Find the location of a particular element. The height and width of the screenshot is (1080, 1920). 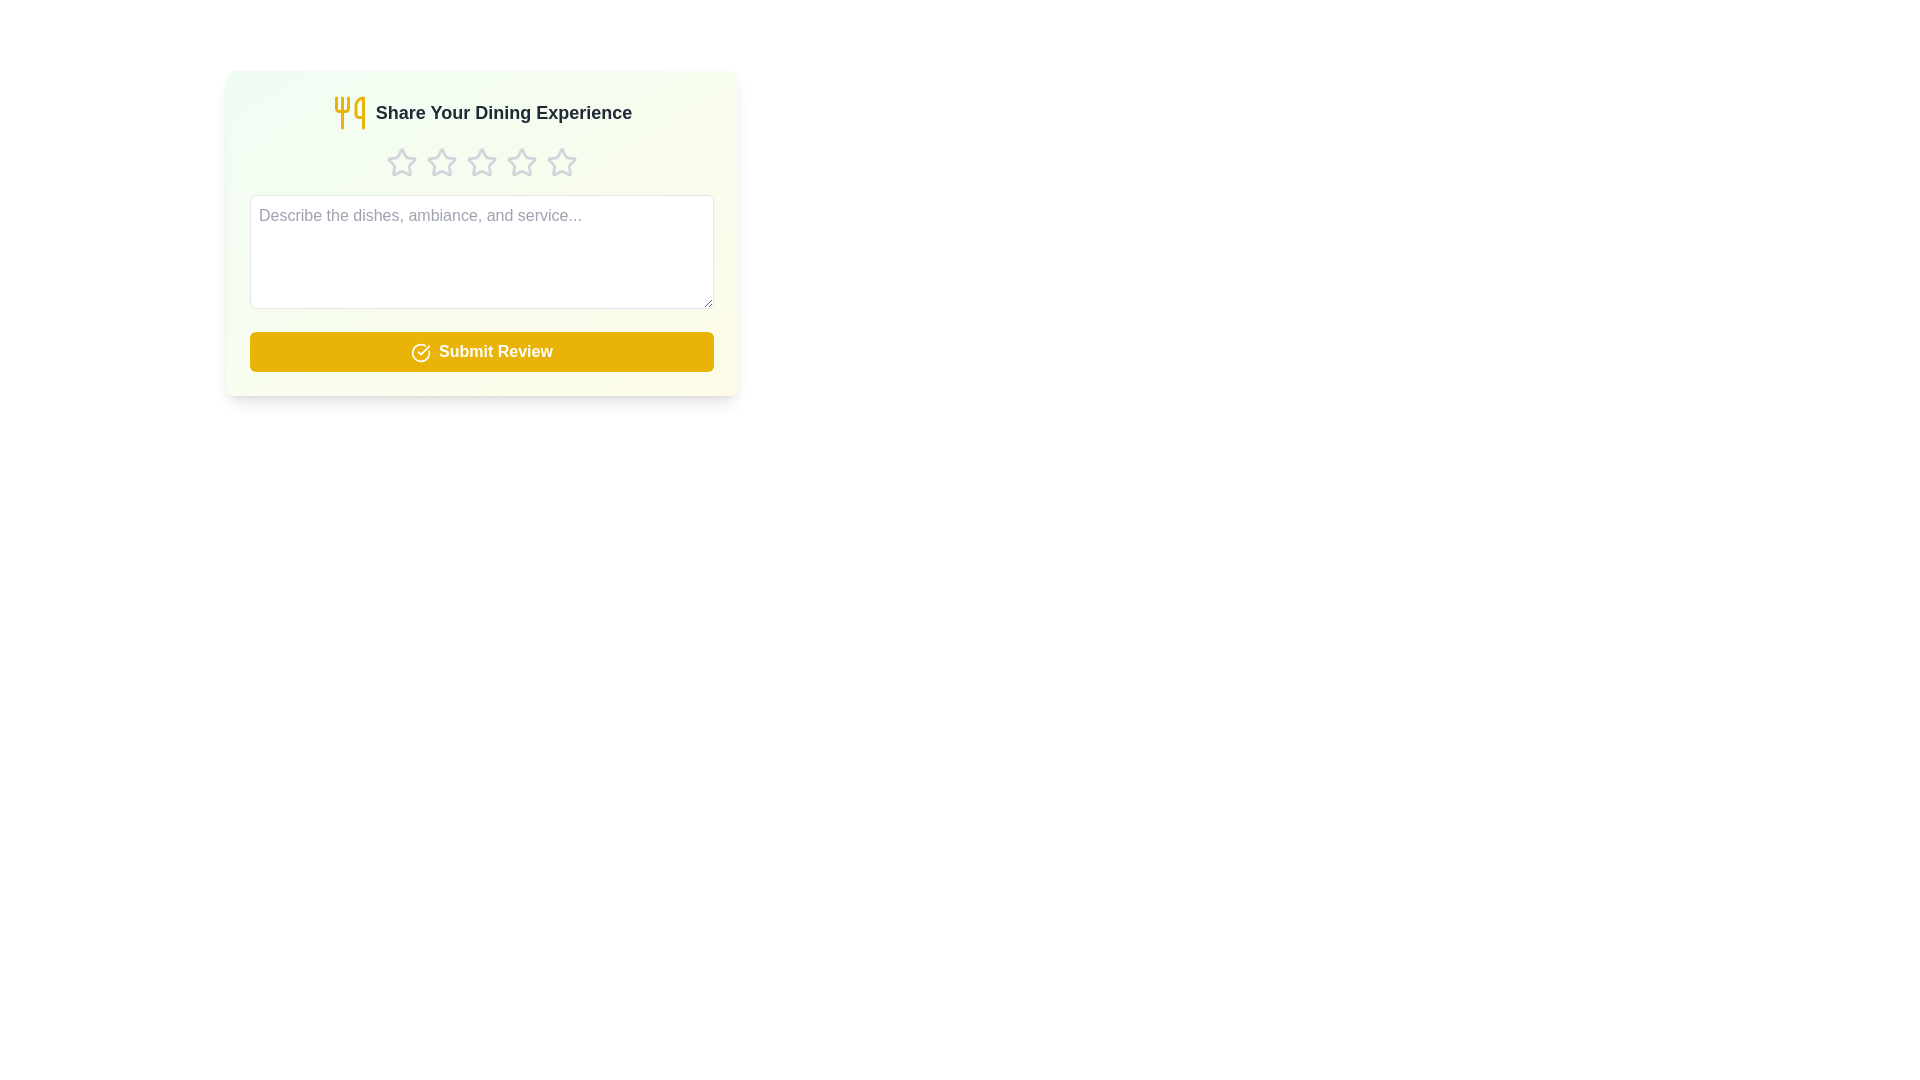

'Submit Review' button to submit the review is located at coordinates (481, 350).